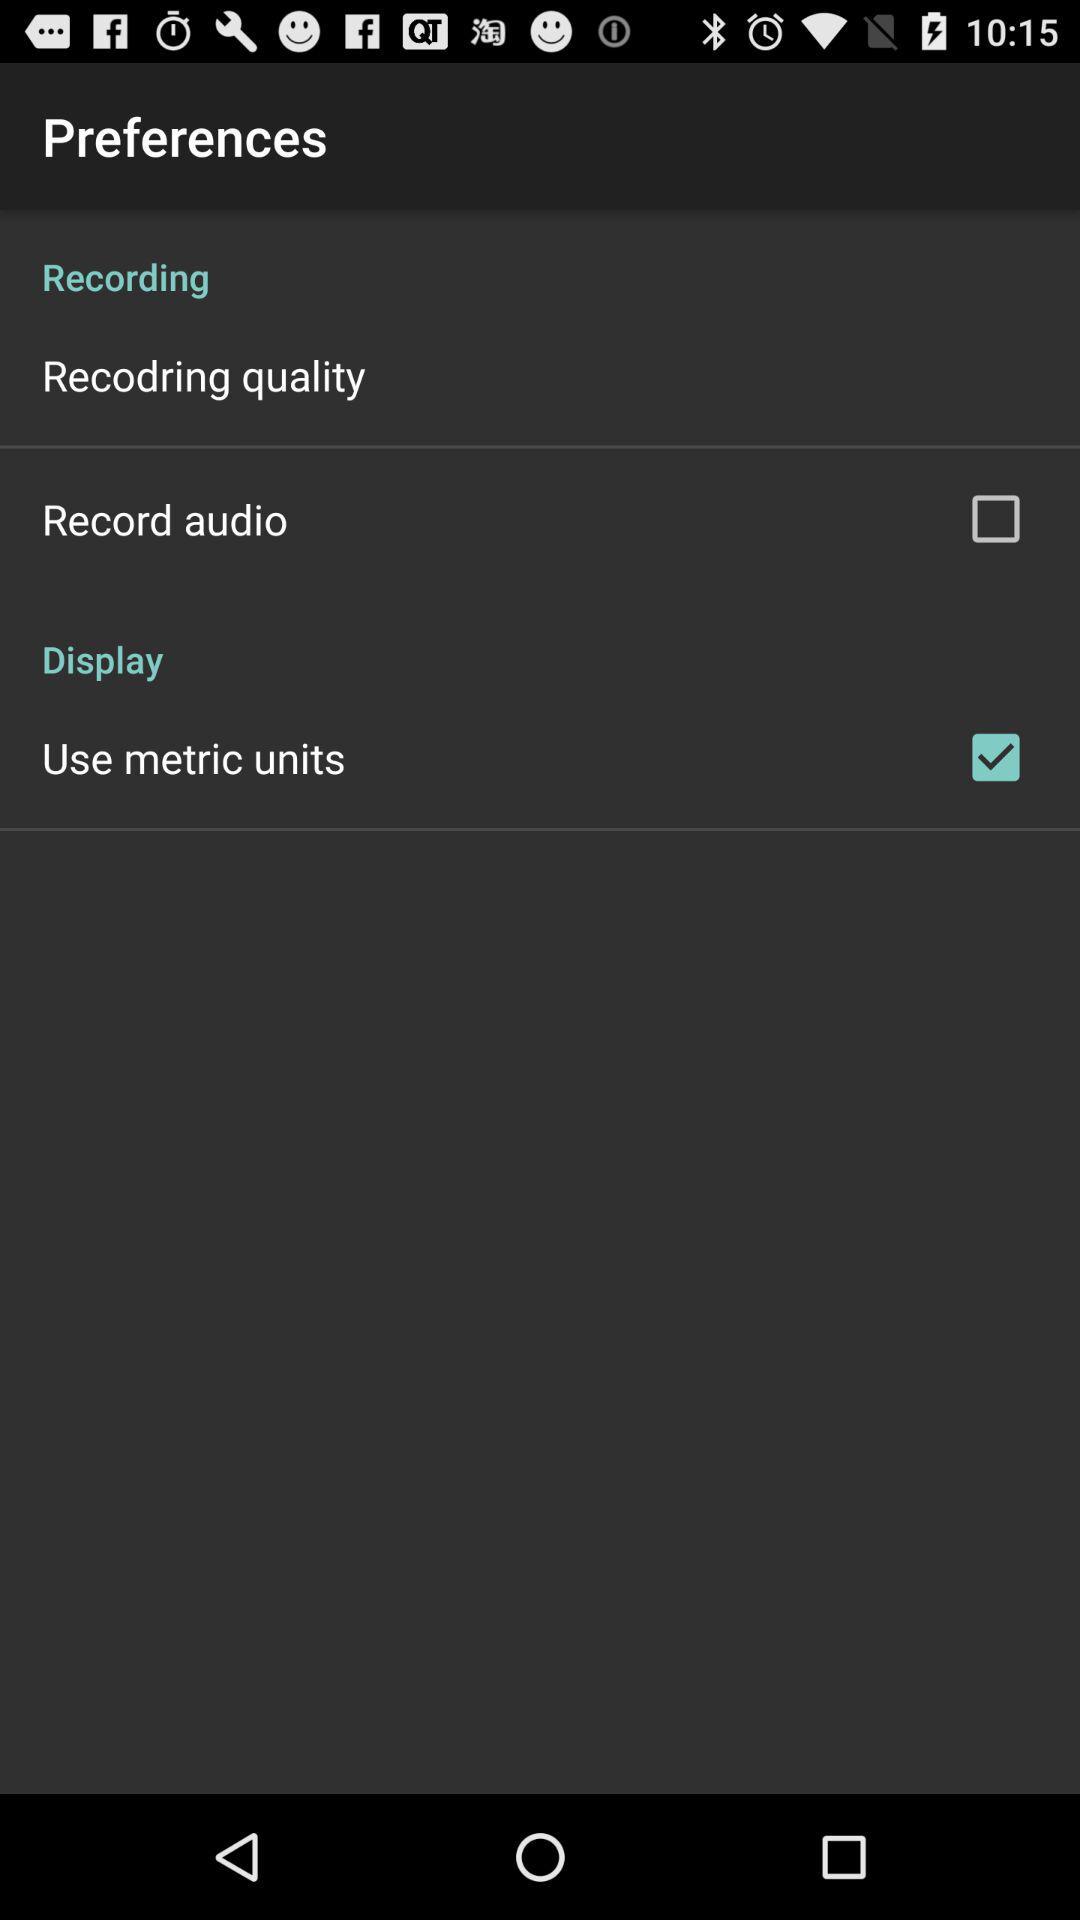  What do you see at coordinates (204, 374) in the screenshot?
I see `app below recording` at bounding box center [204, 374].